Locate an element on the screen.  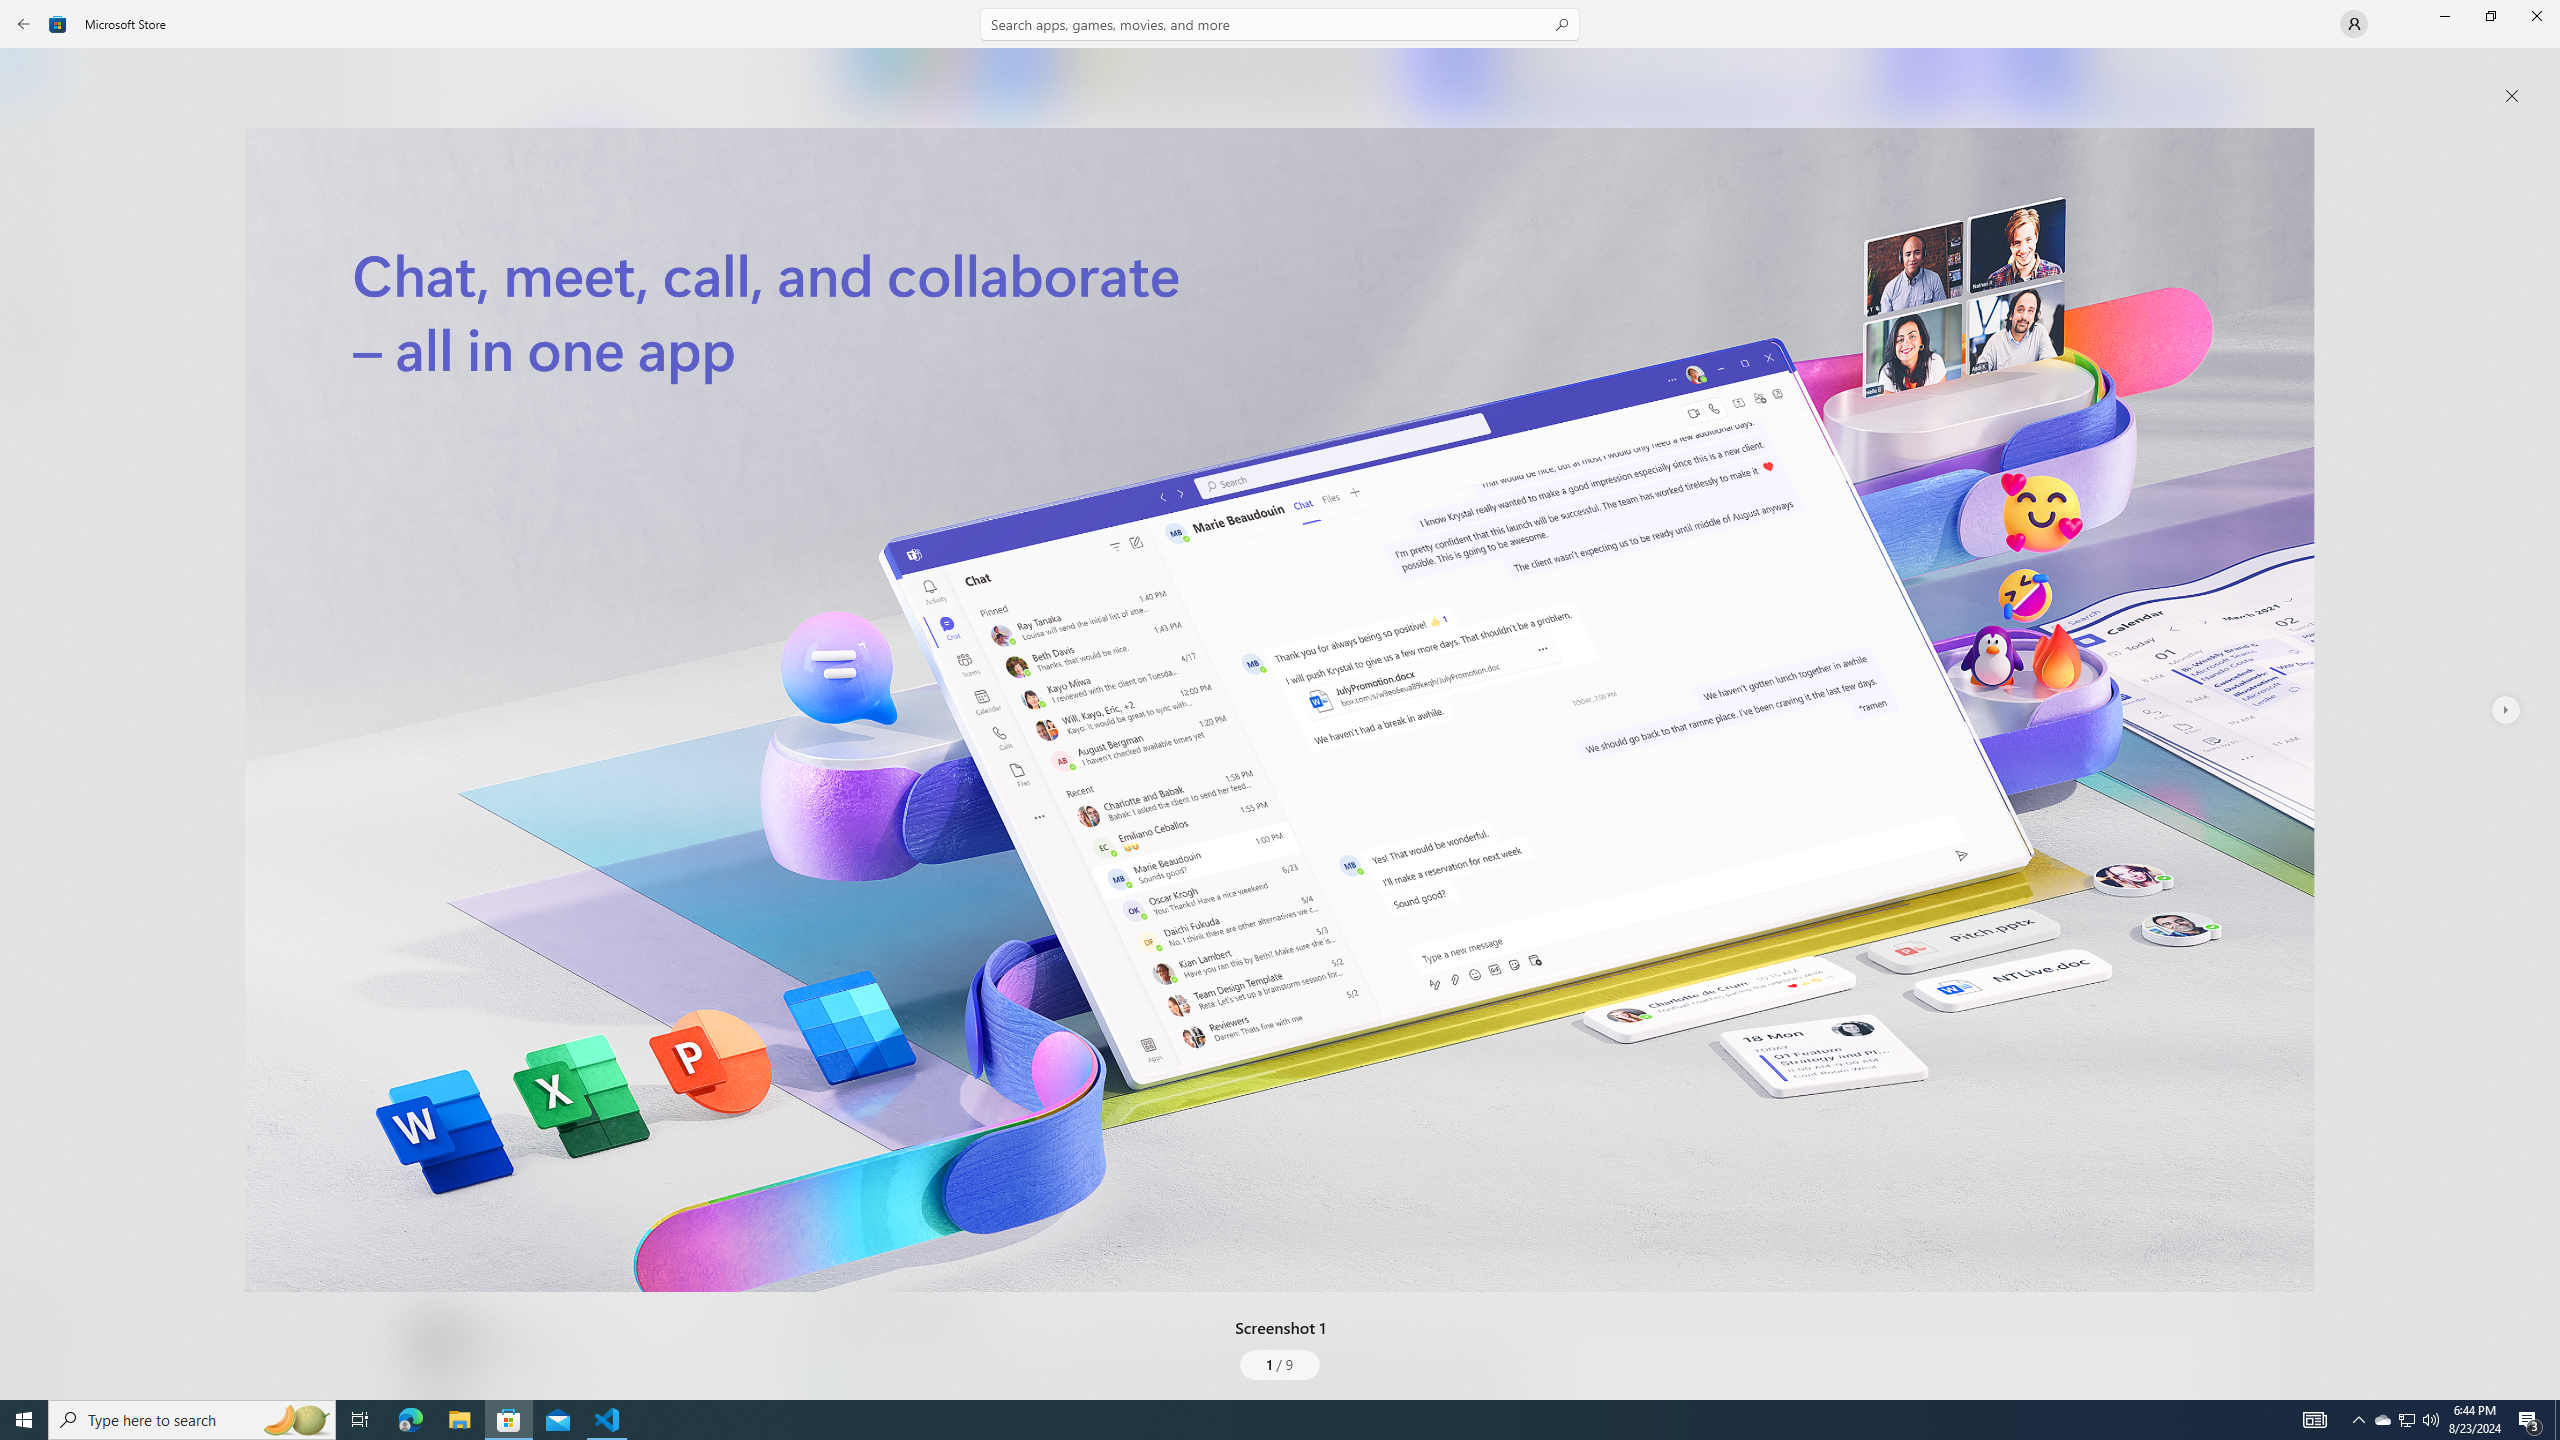
'Restore Microsoft Store' is located at coordinates (2490, 15).